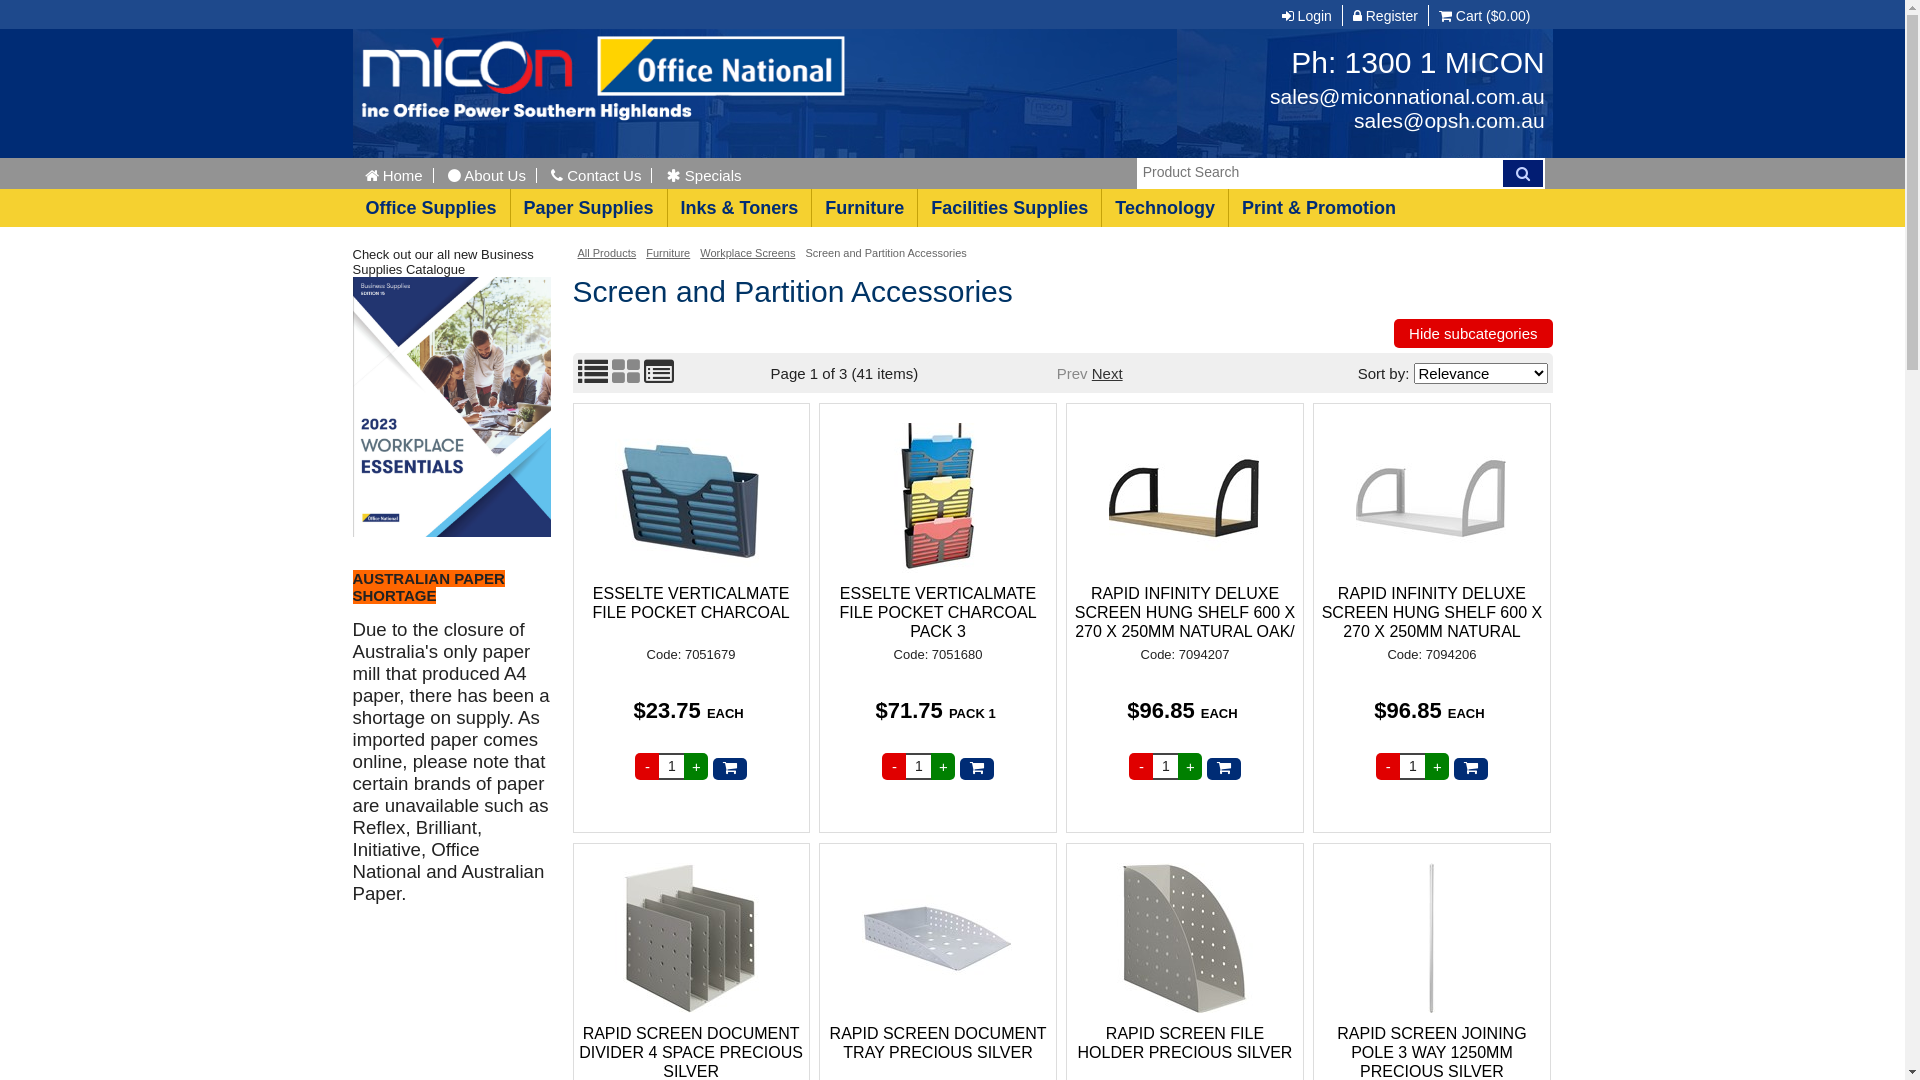 The height and width of the screenshot is (1080, 1920). I want to click on 'Increase quantity', so click(941, 765).